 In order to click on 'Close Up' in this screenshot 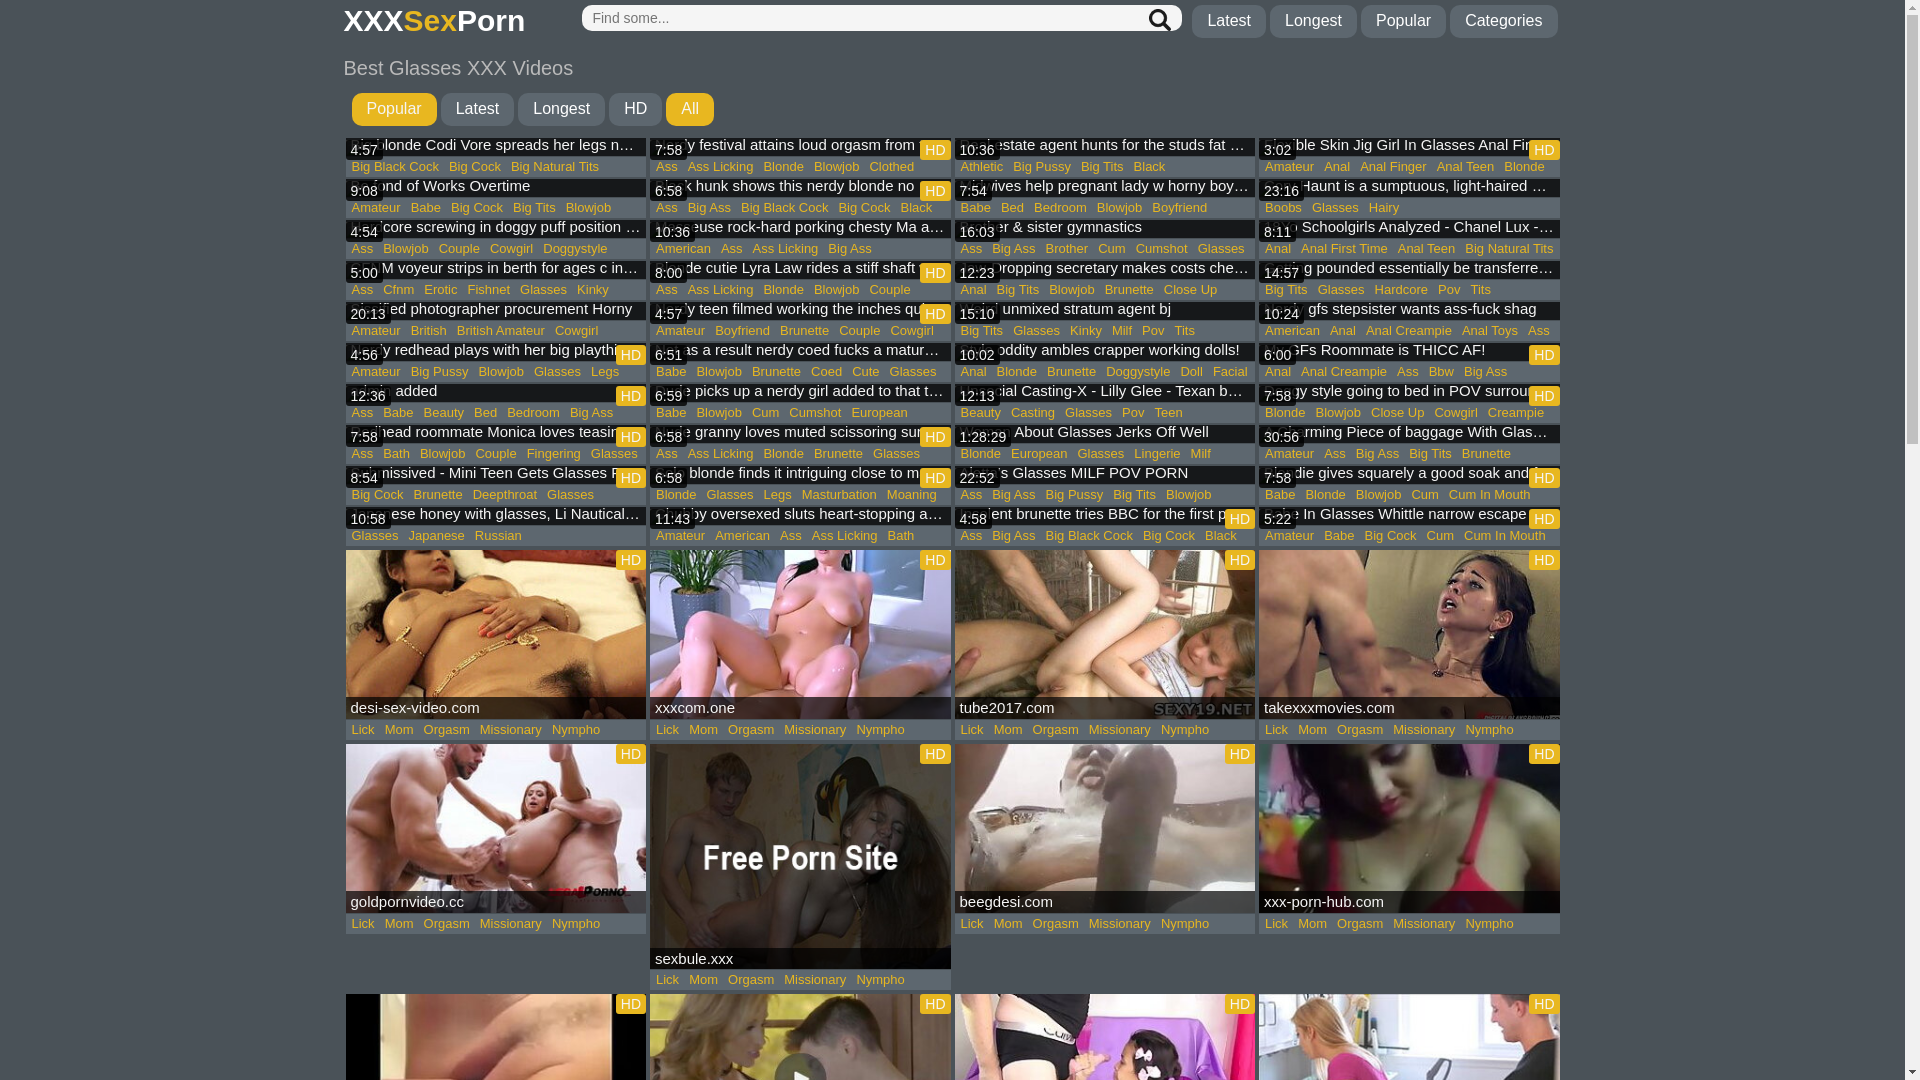, I will do `click(1158, 289)`.